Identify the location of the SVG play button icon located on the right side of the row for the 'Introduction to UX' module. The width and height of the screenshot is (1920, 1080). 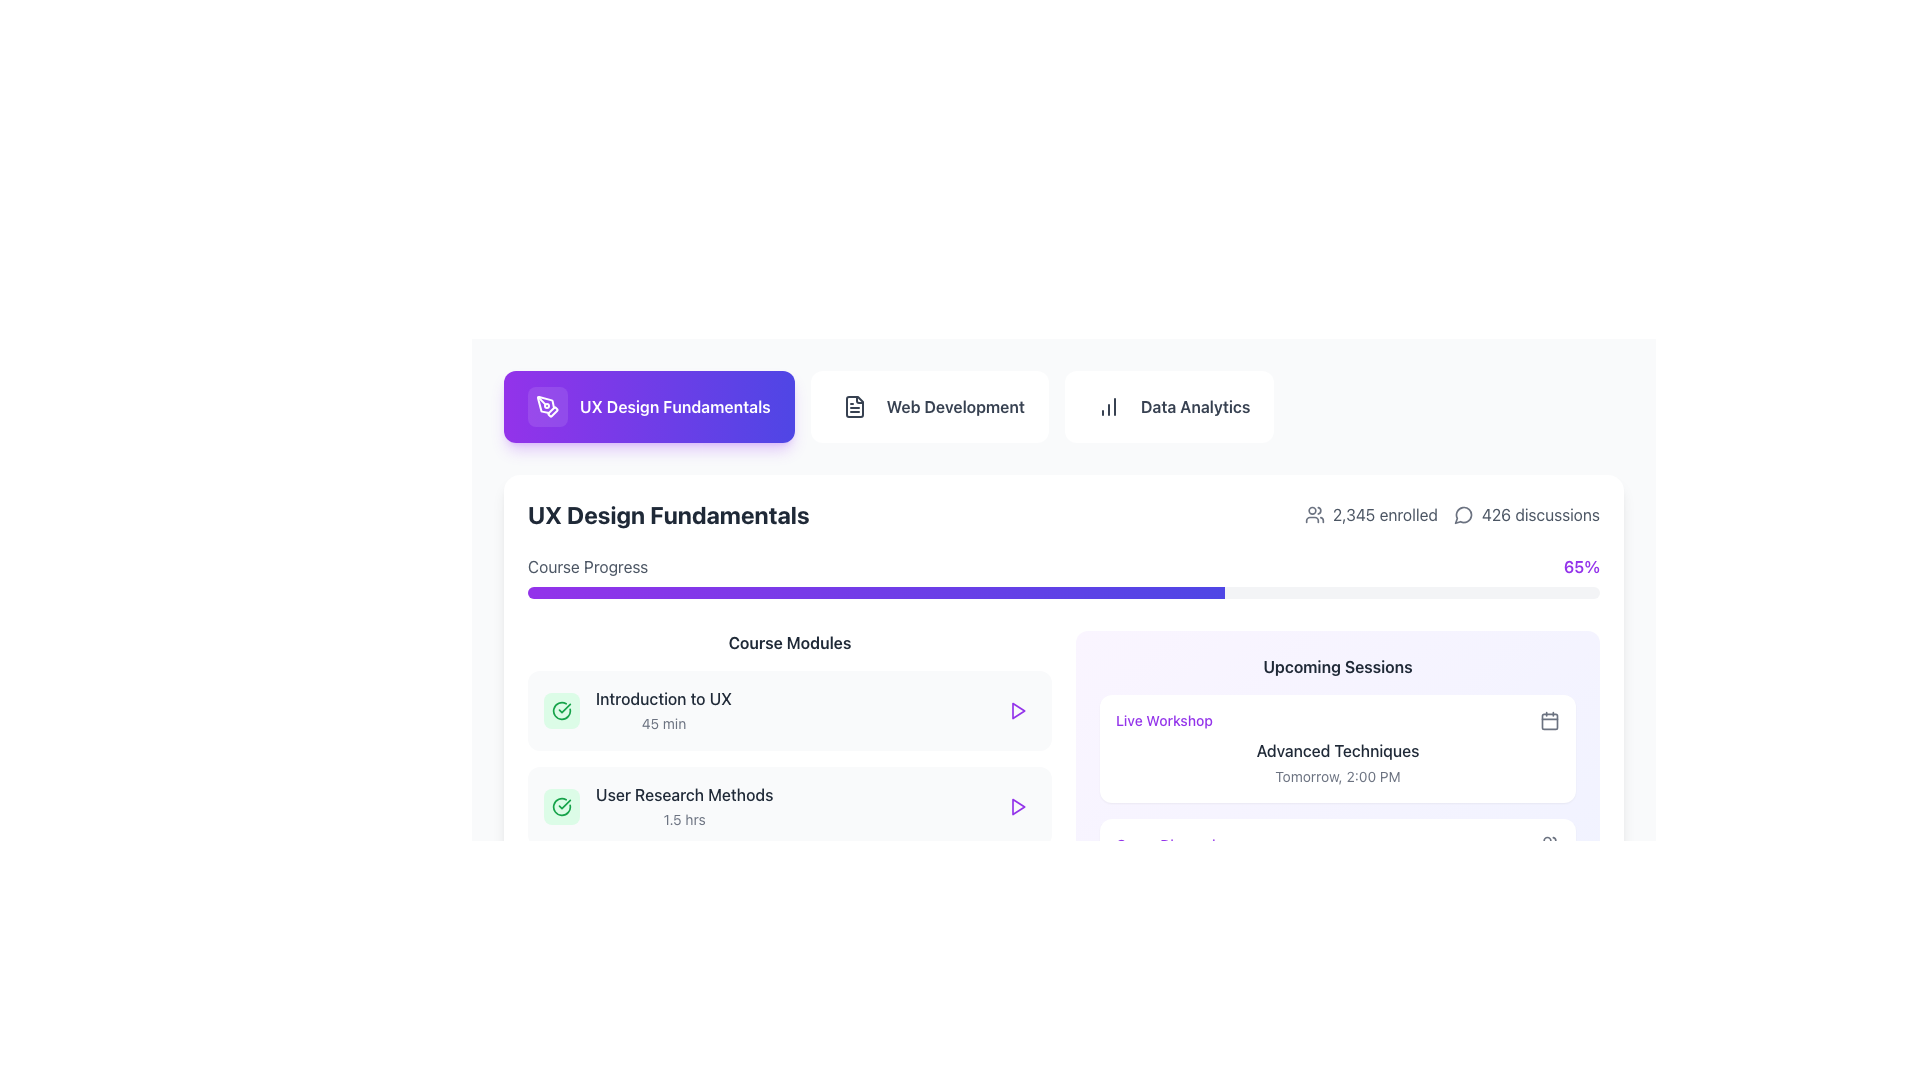
(1017, 709).